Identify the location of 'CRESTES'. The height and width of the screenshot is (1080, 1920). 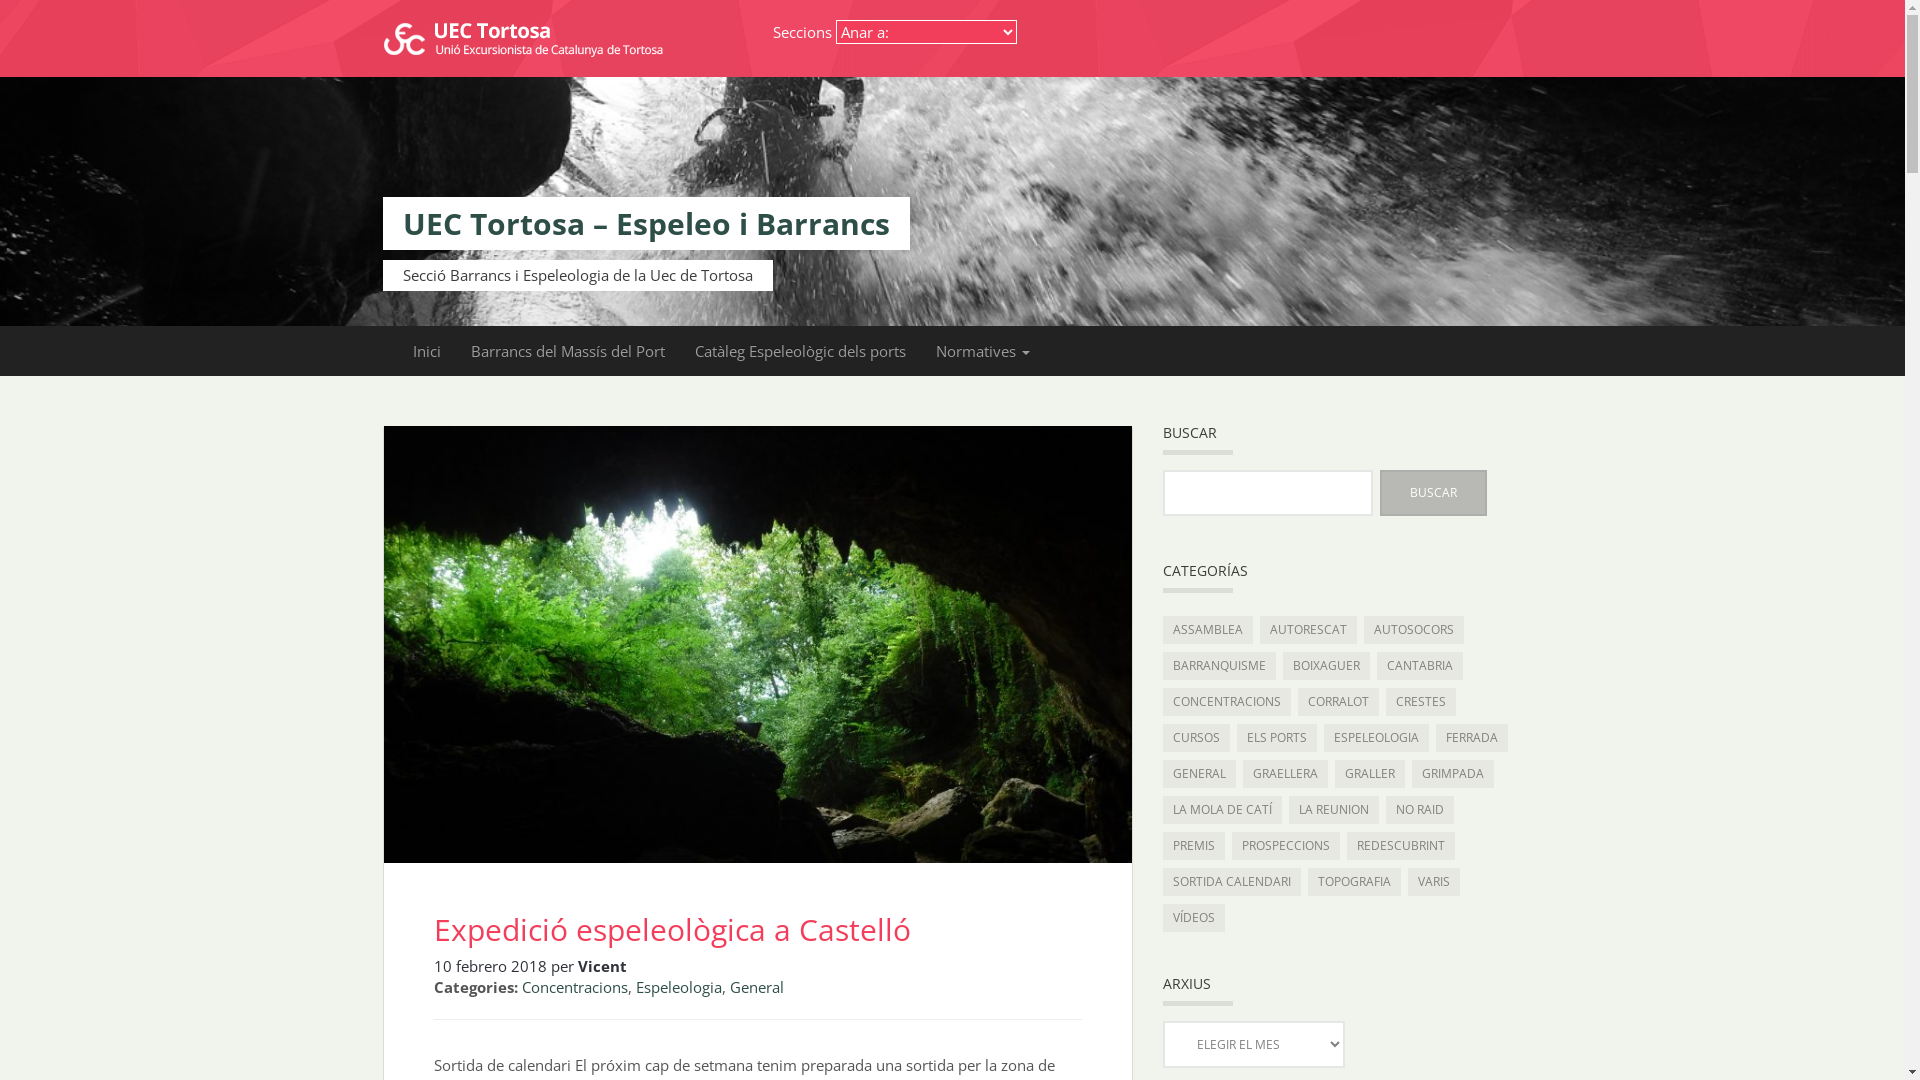
(1419, 701).